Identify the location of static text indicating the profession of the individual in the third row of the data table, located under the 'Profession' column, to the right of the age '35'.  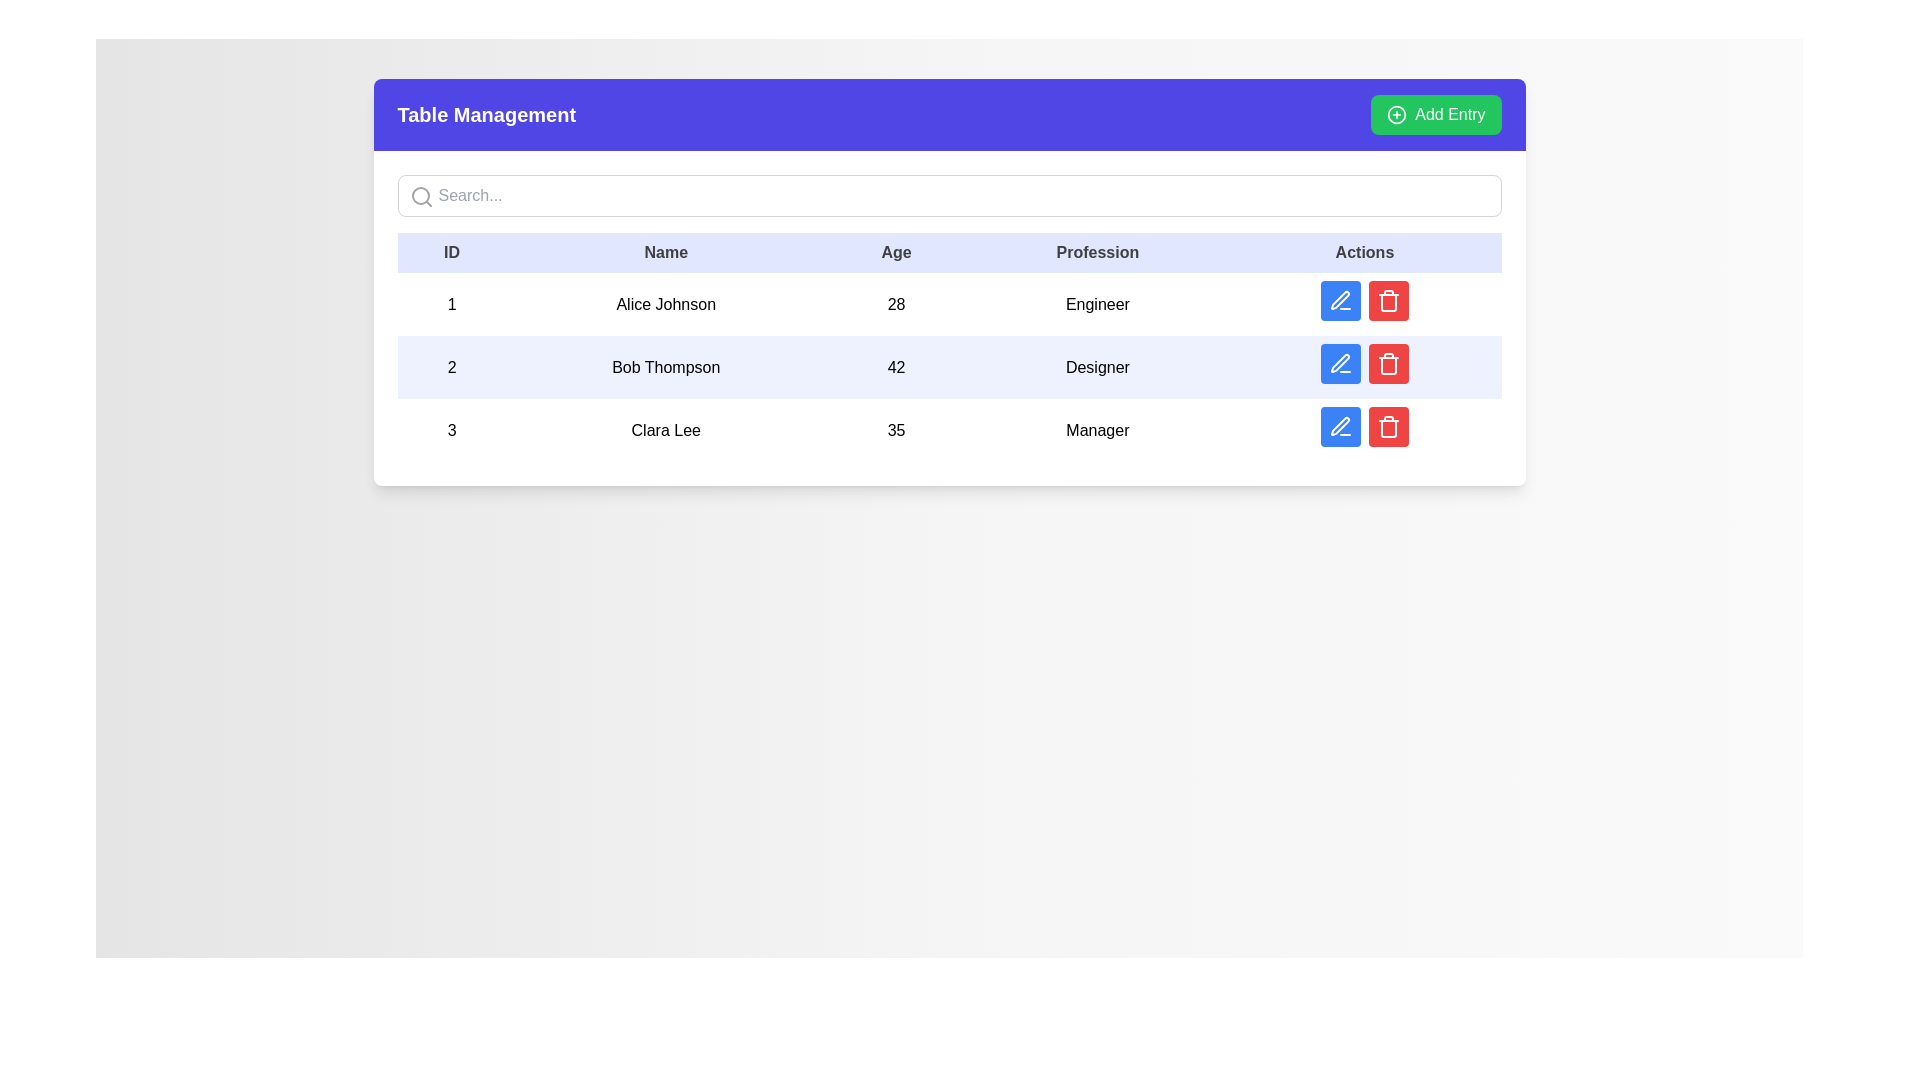
(1096, 429).